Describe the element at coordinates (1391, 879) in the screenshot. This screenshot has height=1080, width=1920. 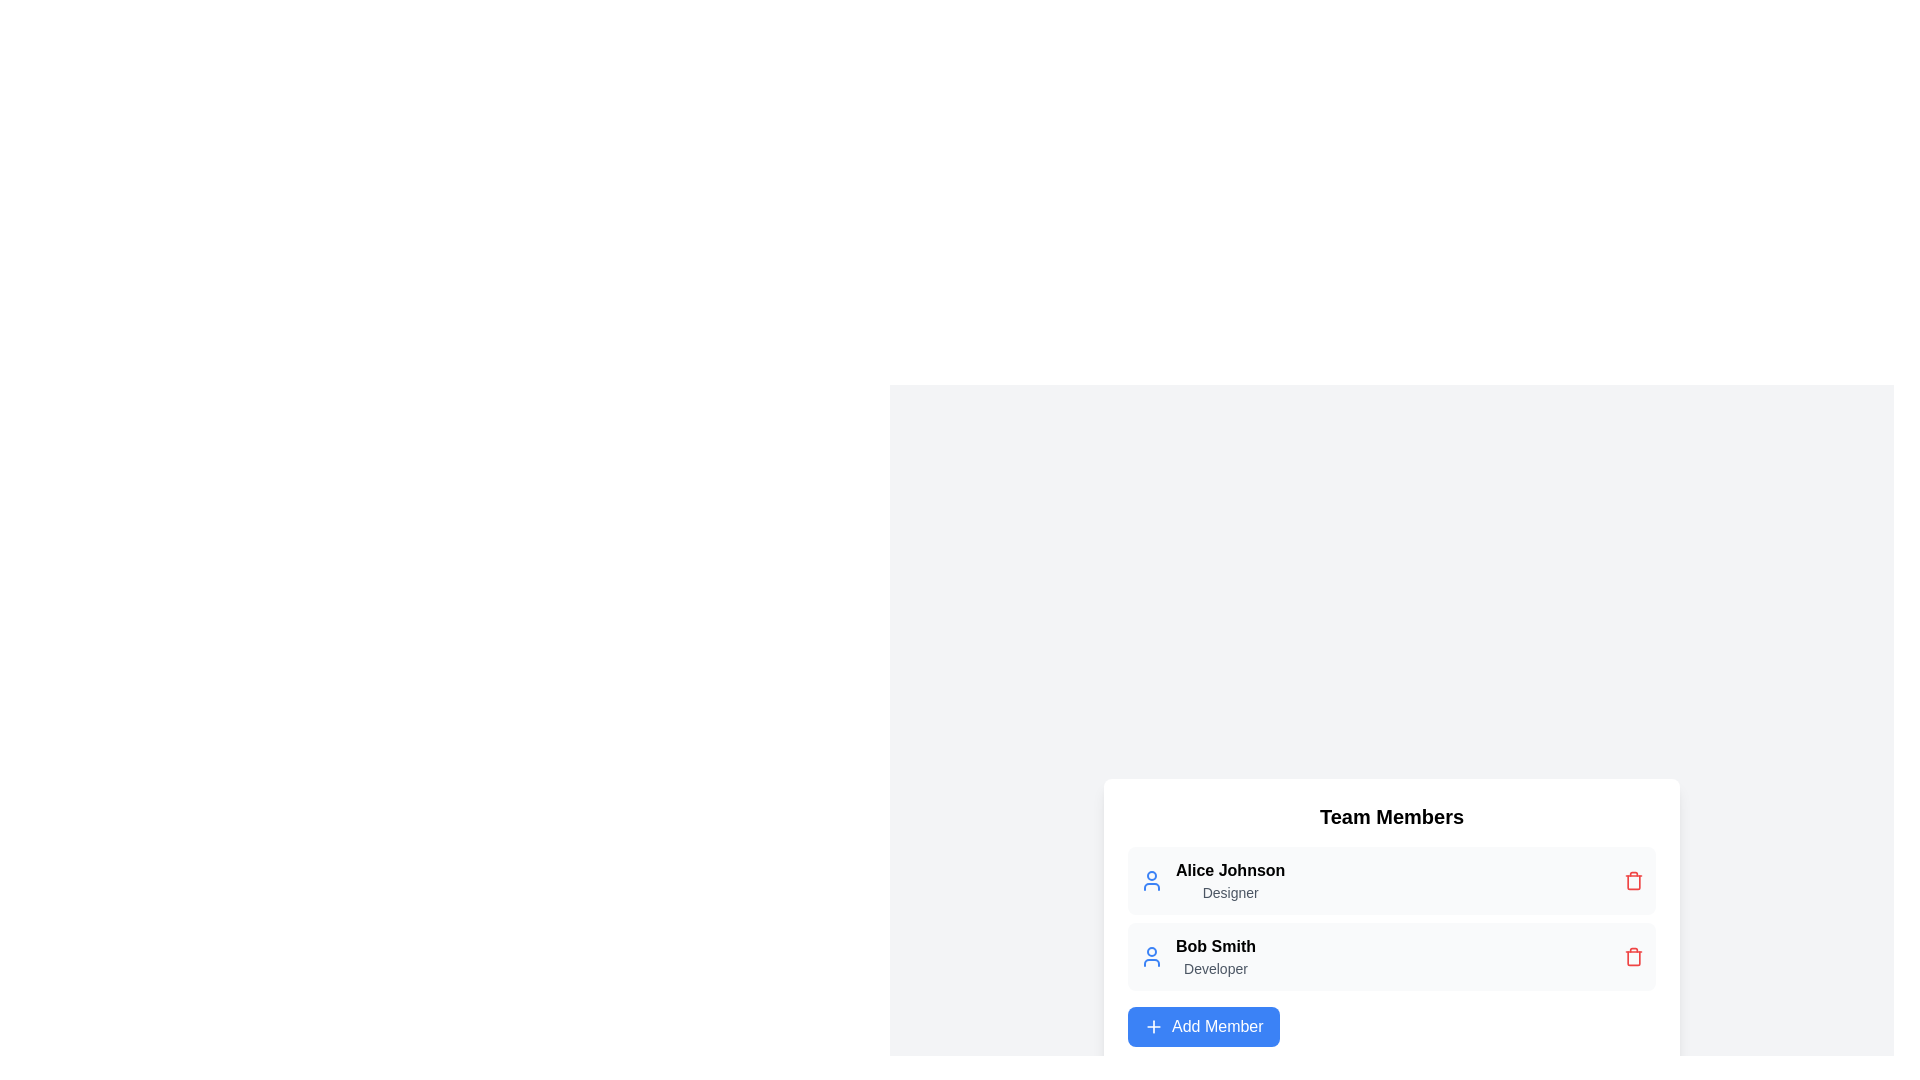
I see `the user item element representing 'Alice Johnson' in the list by using the keyboard` at that location.